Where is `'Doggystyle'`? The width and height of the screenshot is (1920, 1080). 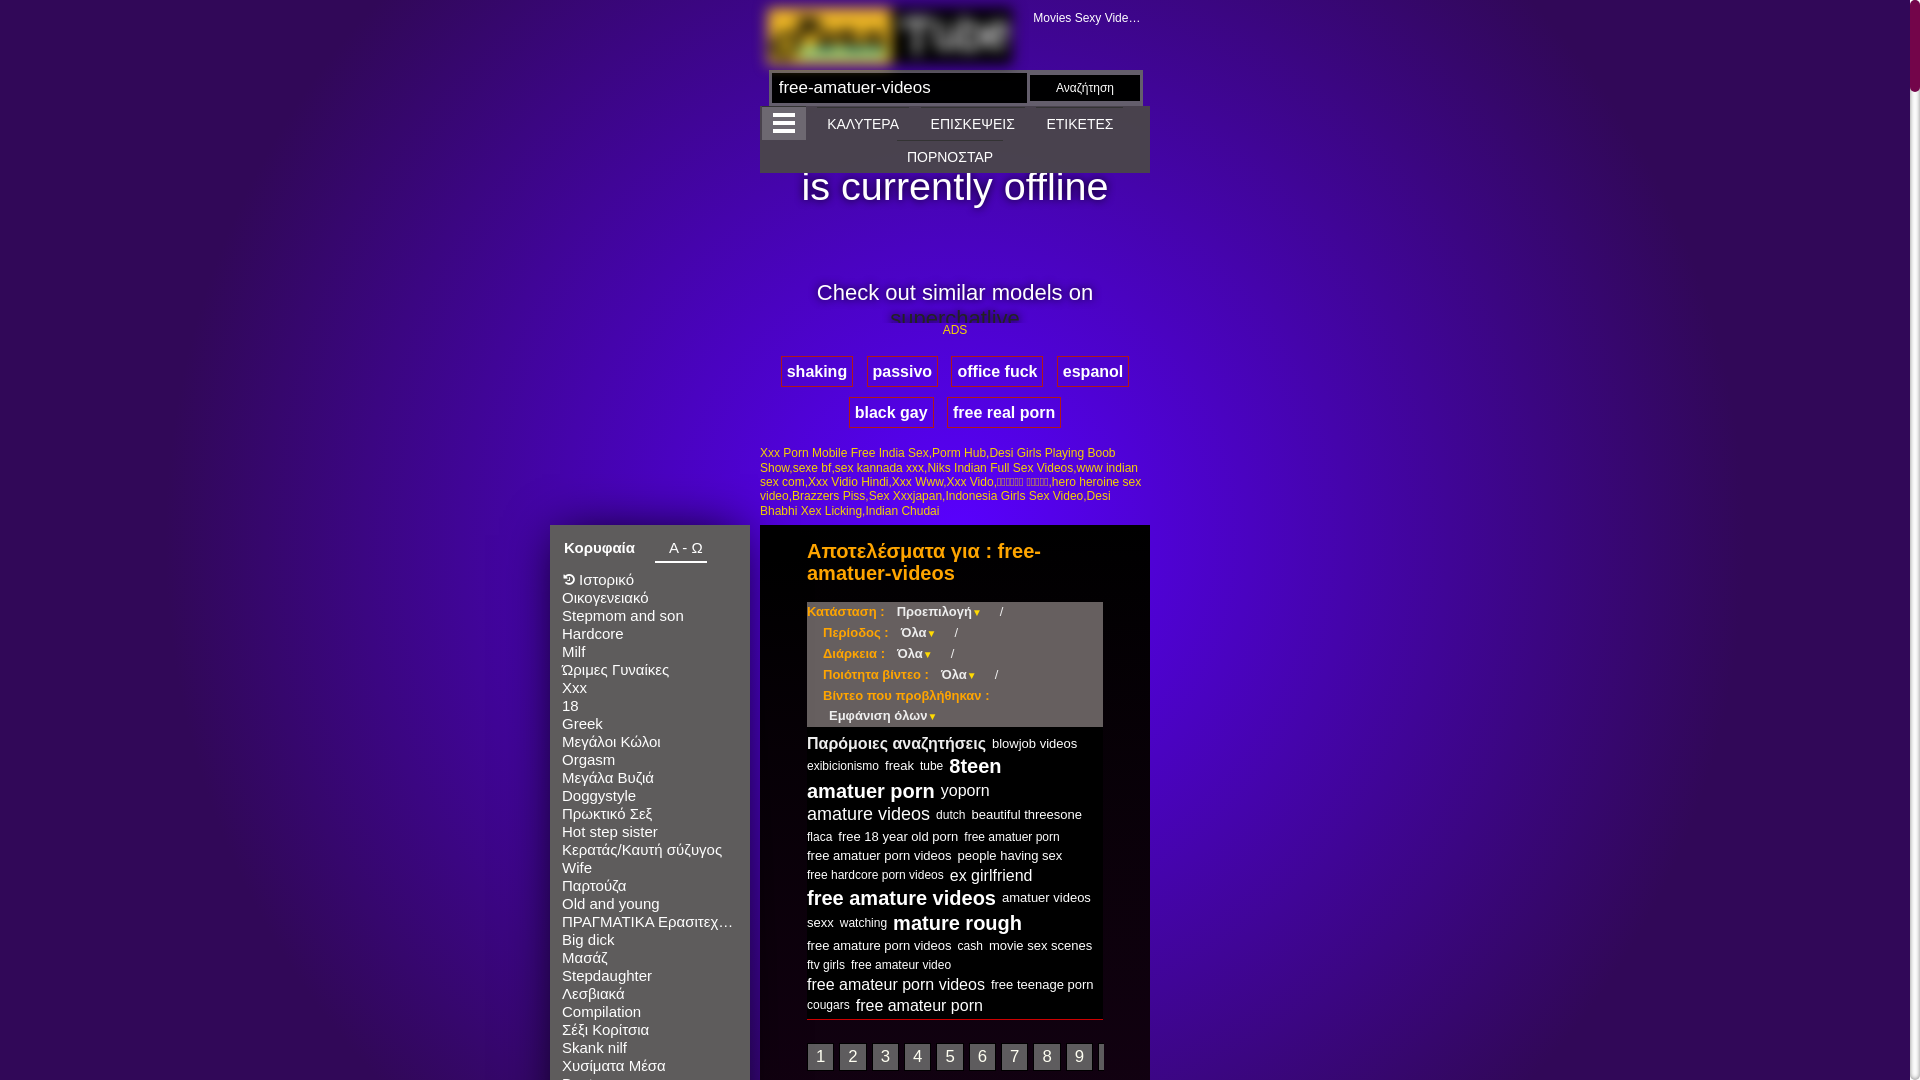
'Doggystyle' is located at coordinates (649, 794).